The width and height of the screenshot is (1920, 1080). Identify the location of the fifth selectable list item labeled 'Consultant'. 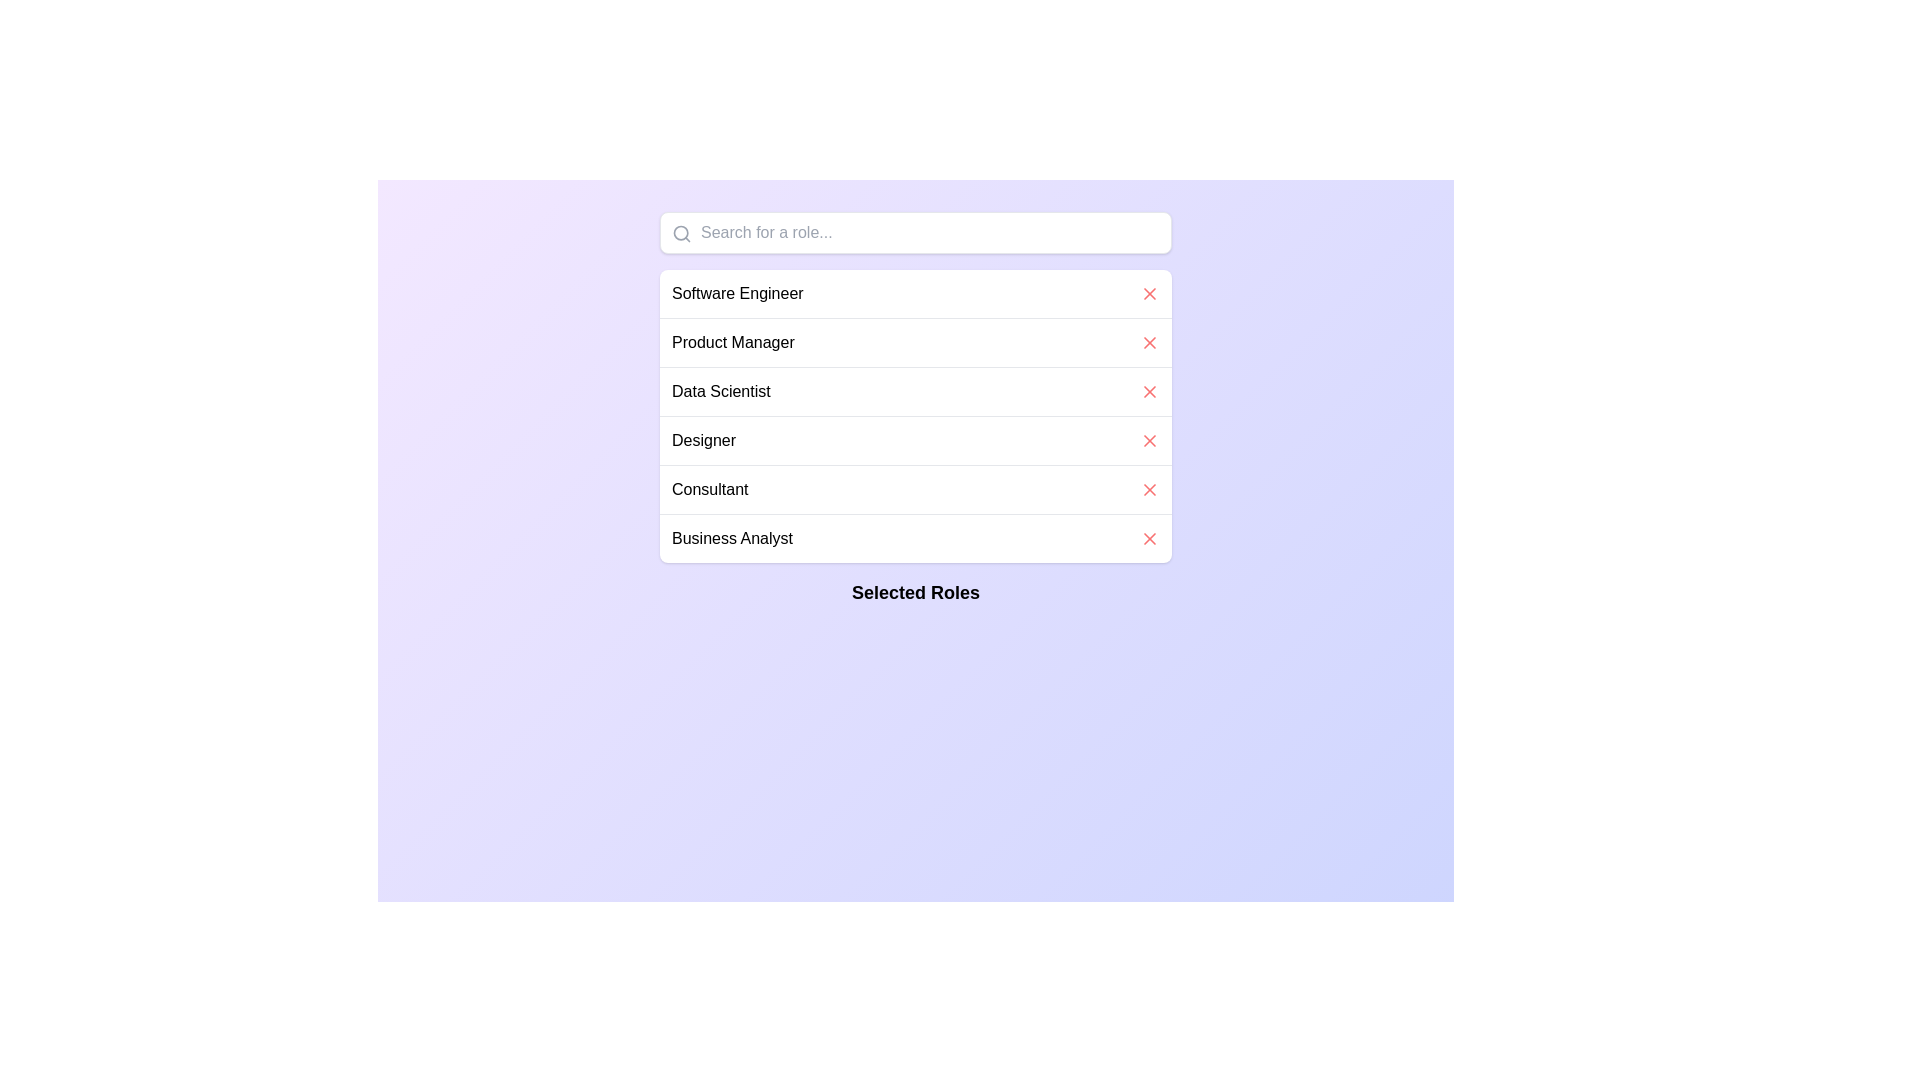
(915, 489).